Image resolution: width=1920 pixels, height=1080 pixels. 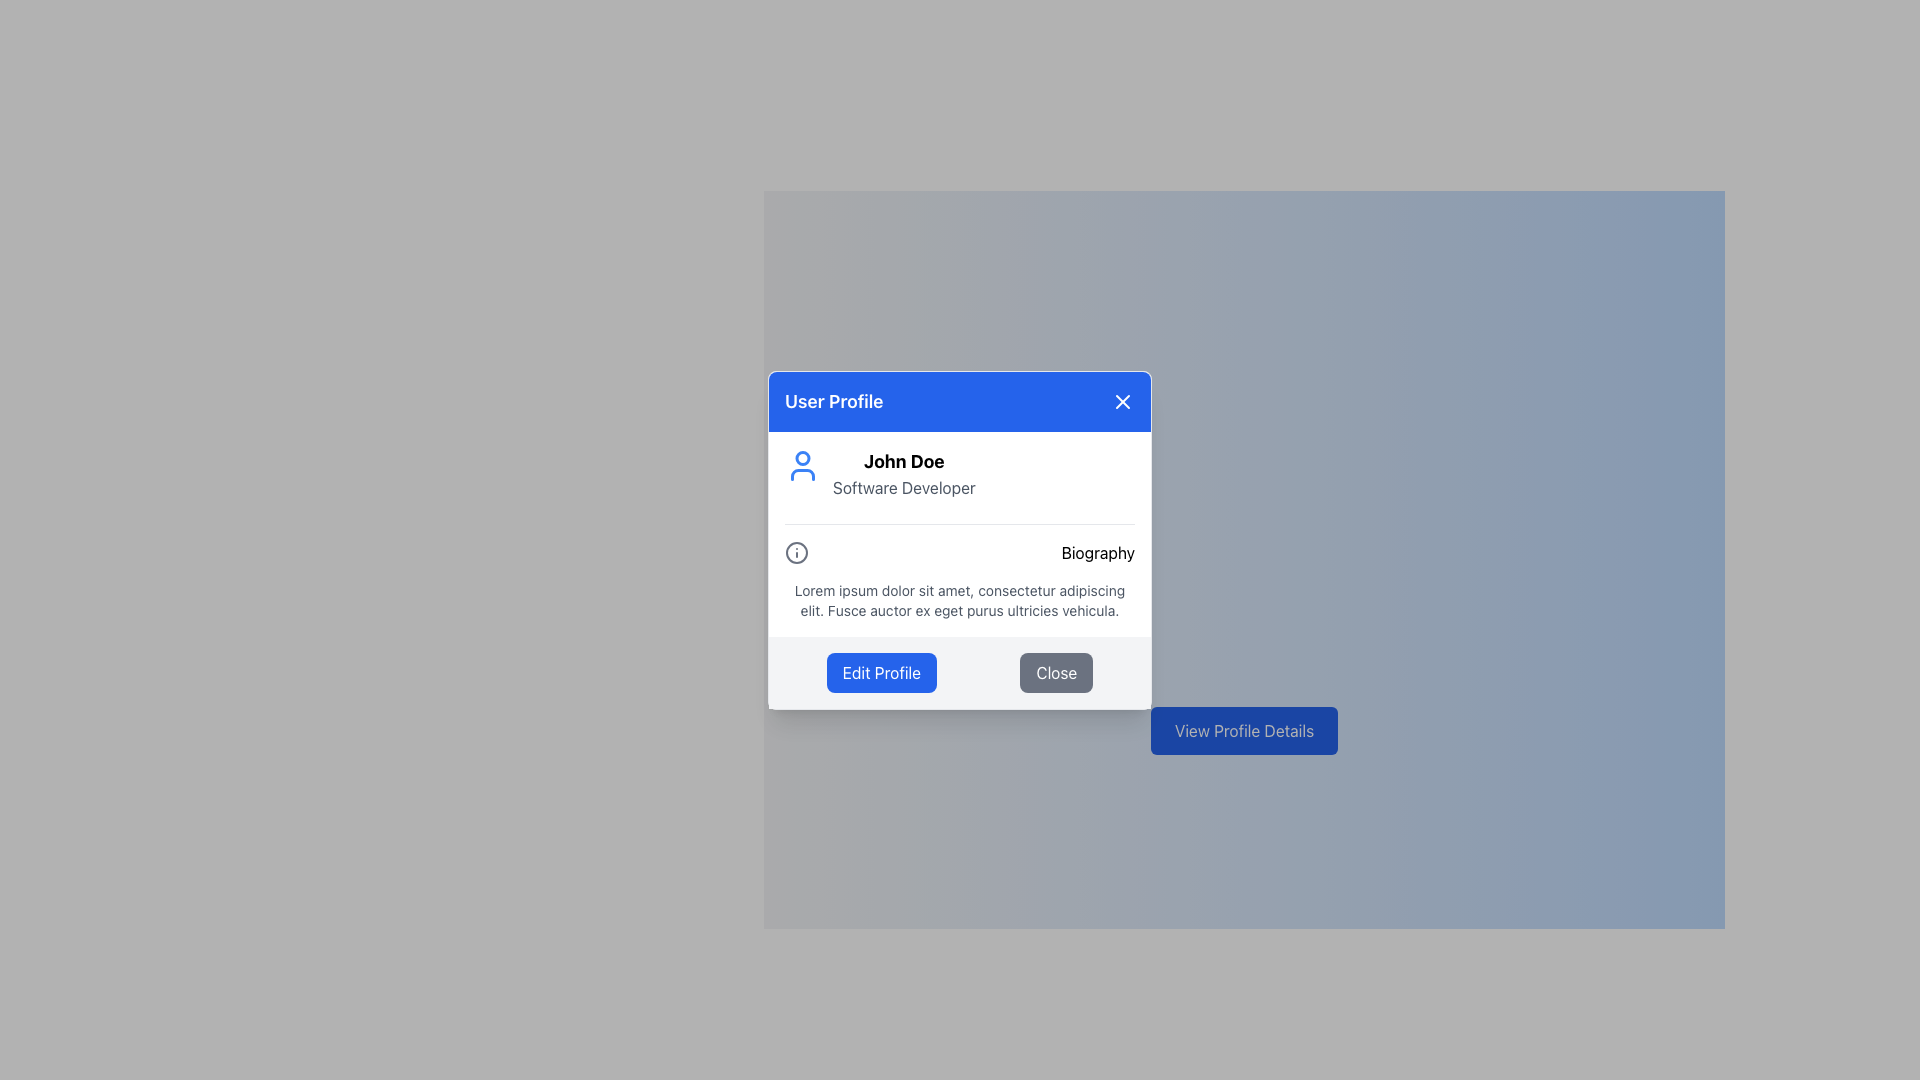 What do you see at coordinates (795, 552) in the screenshot?
I see `the information icon, which is a gray circular icon with a smaller circular pattern inside, located to the left of the 'Biography' heading in the user profile card` at bounding box center [795, 552].